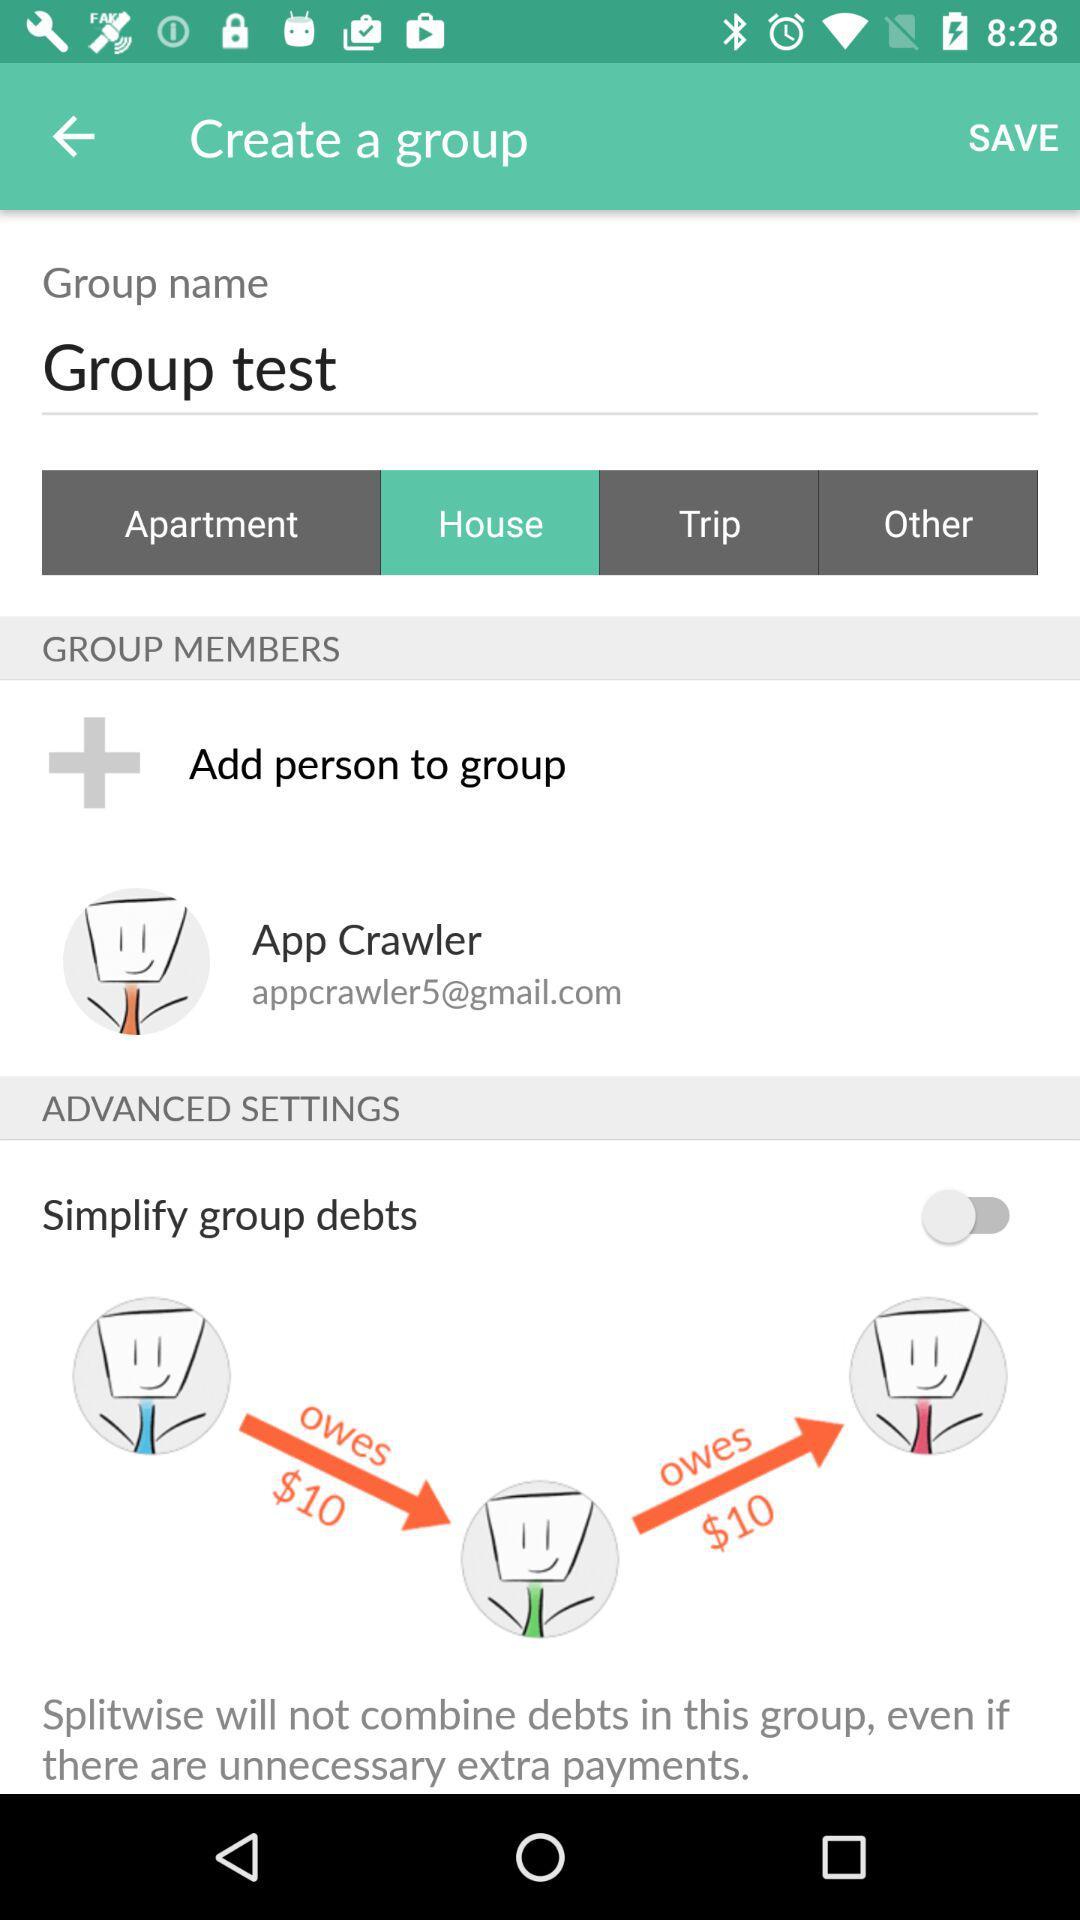  What do you see at coordinates (974, 1215) in the screenshot?
I see `item below advanced settings icon` at bounding box center [974, 1215].